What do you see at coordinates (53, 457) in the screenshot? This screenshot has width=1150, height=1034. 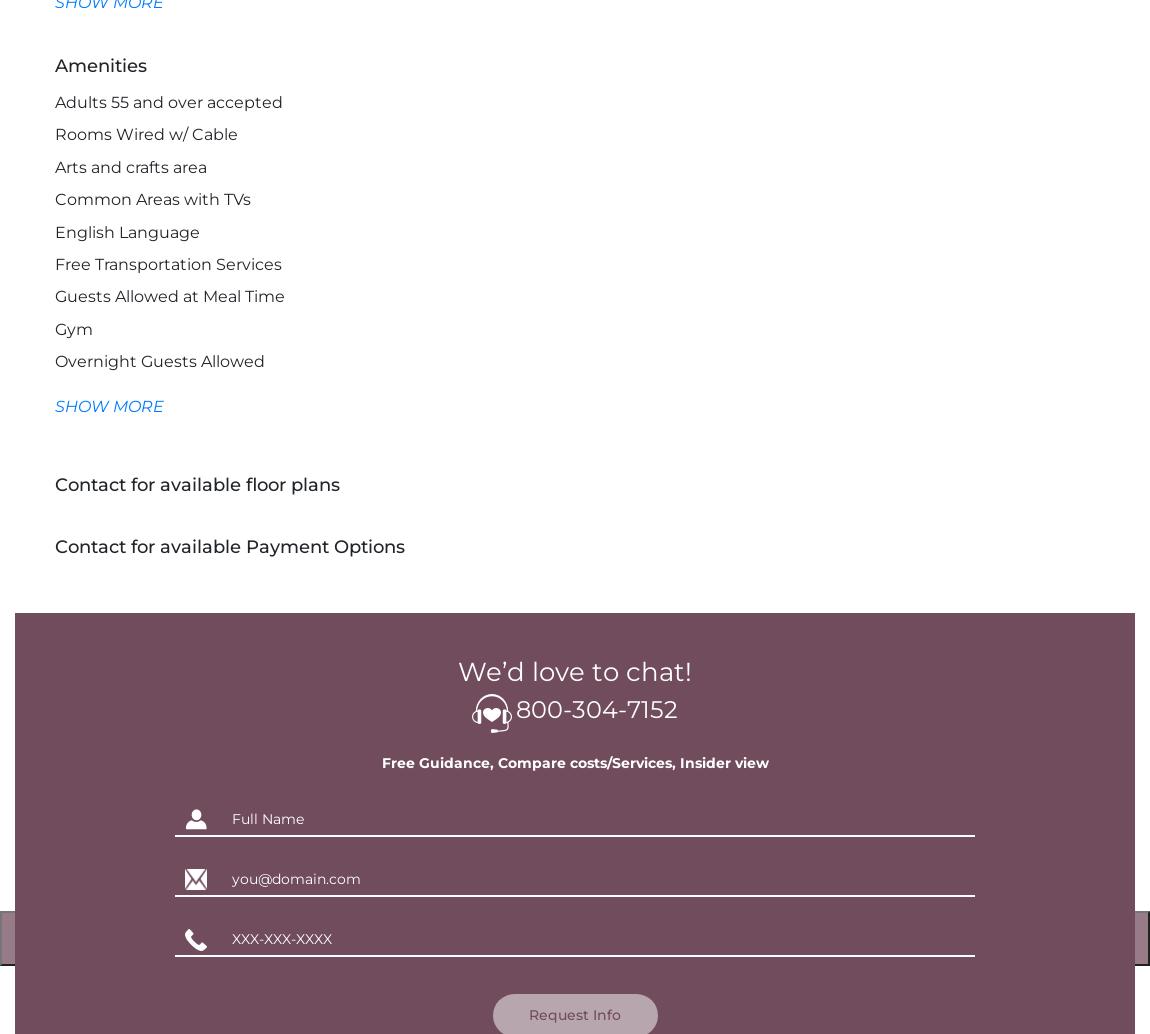 I see `'In-house Laundry and Drycleaning'` at bounding box center [53, 457].